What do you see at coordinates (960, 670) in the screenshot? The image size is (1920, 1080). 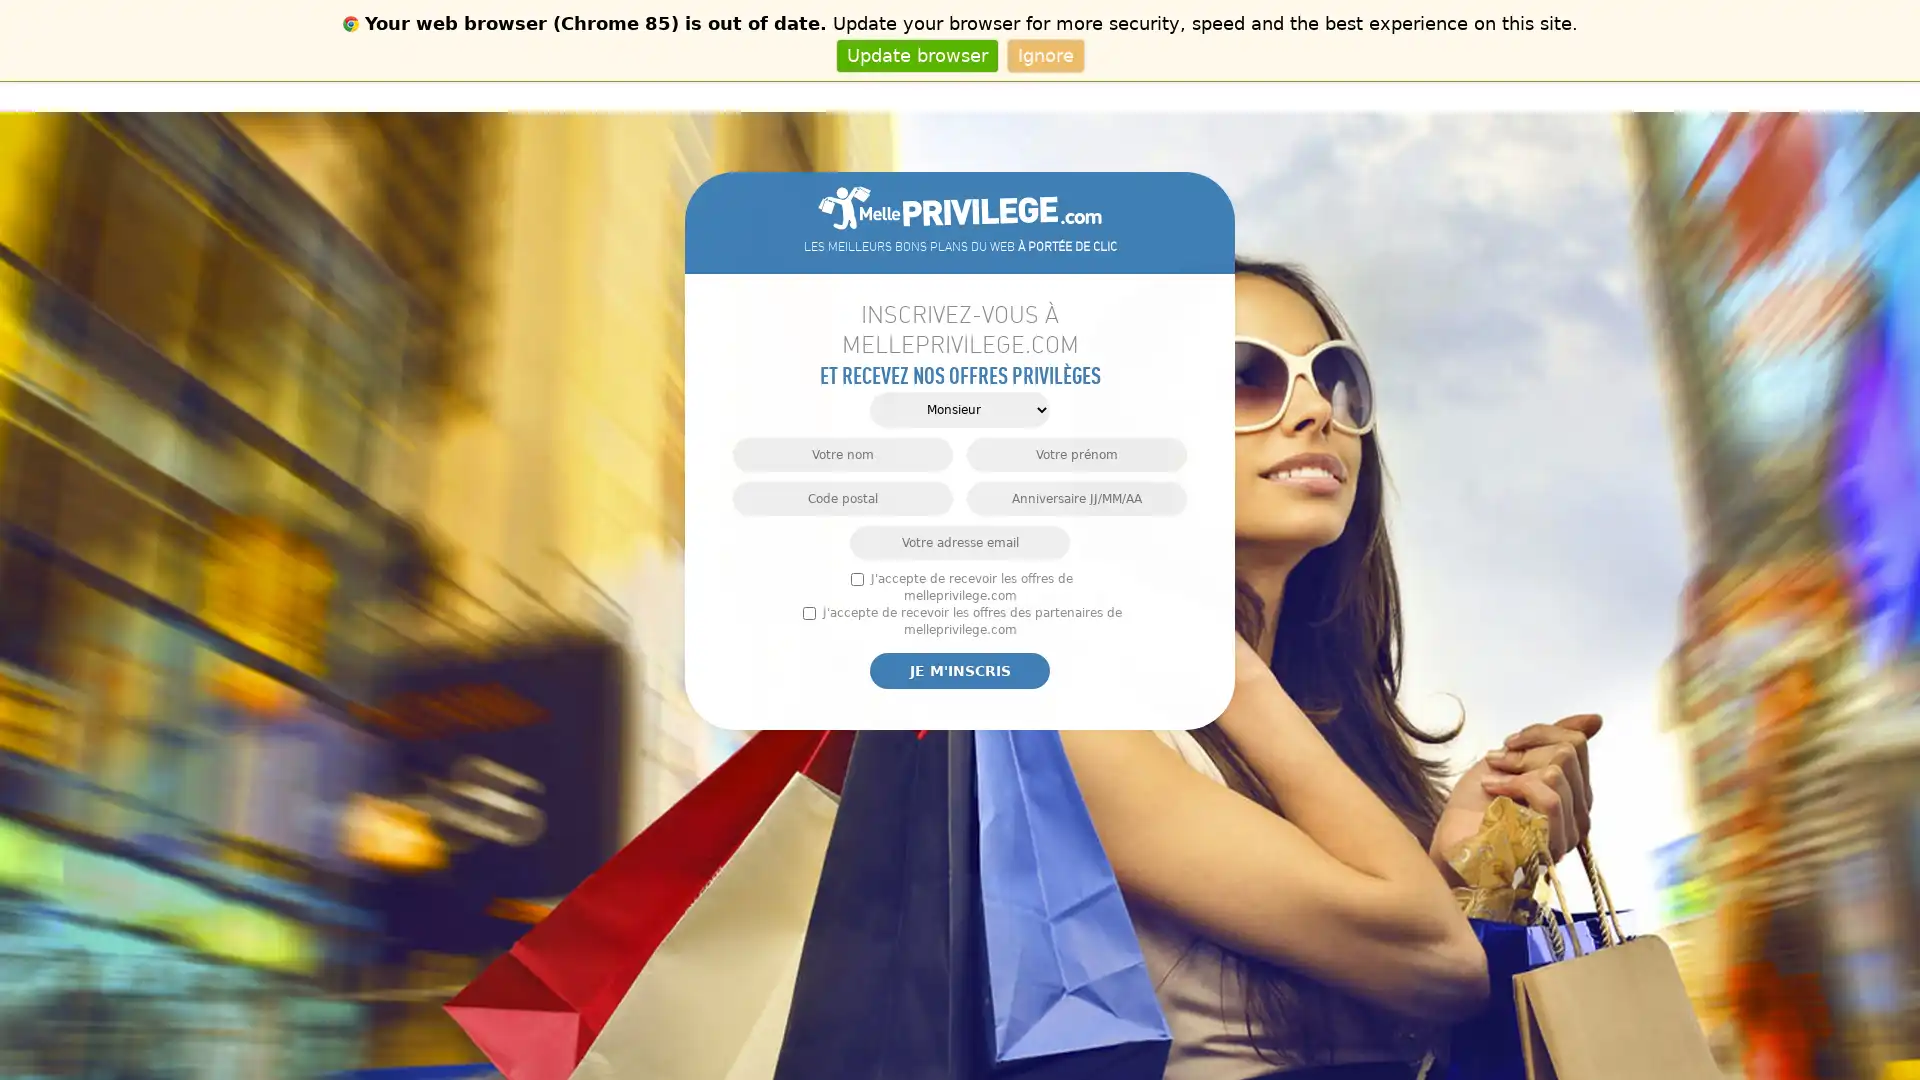 I see `Je m'inscris` at bounding box center [960, 670].